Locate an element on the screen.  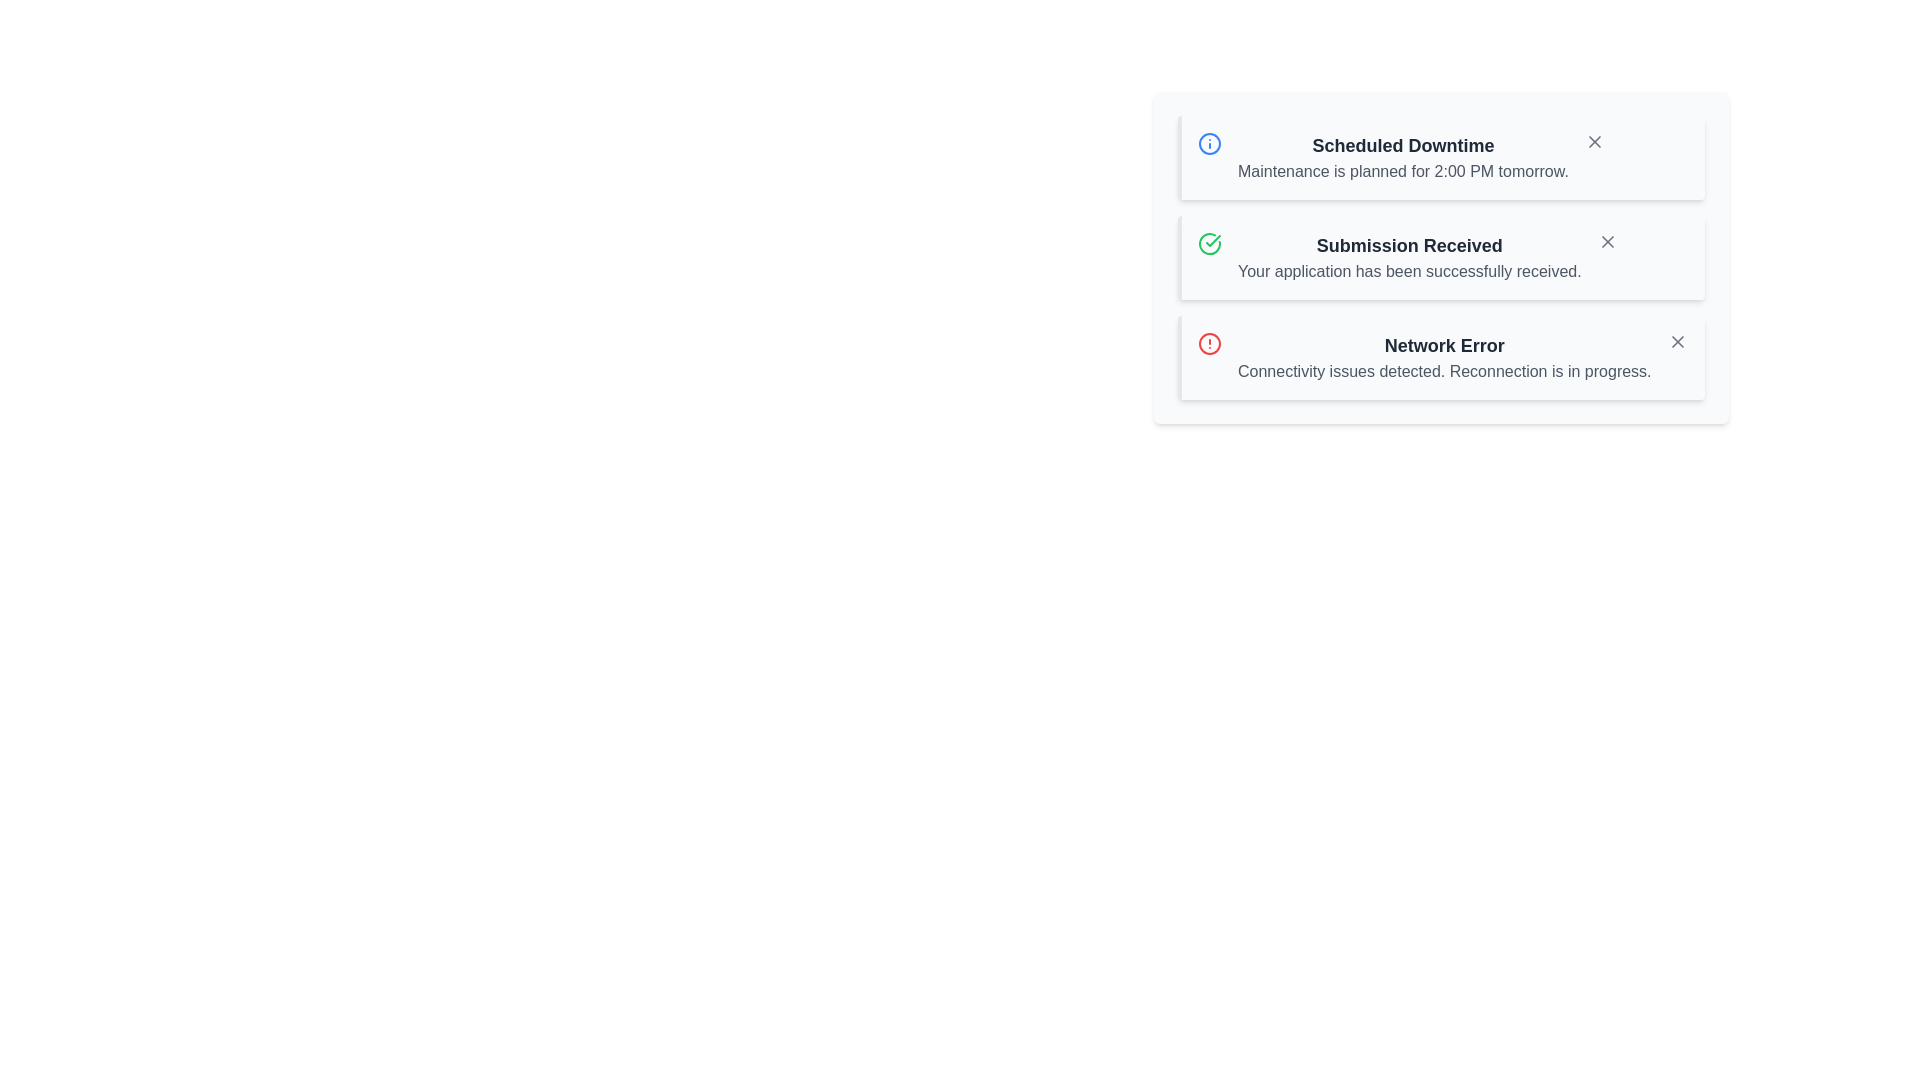
the success icon located to the left of the 'Submission Received' text within the notification block is located at coordinates (1208, 242).